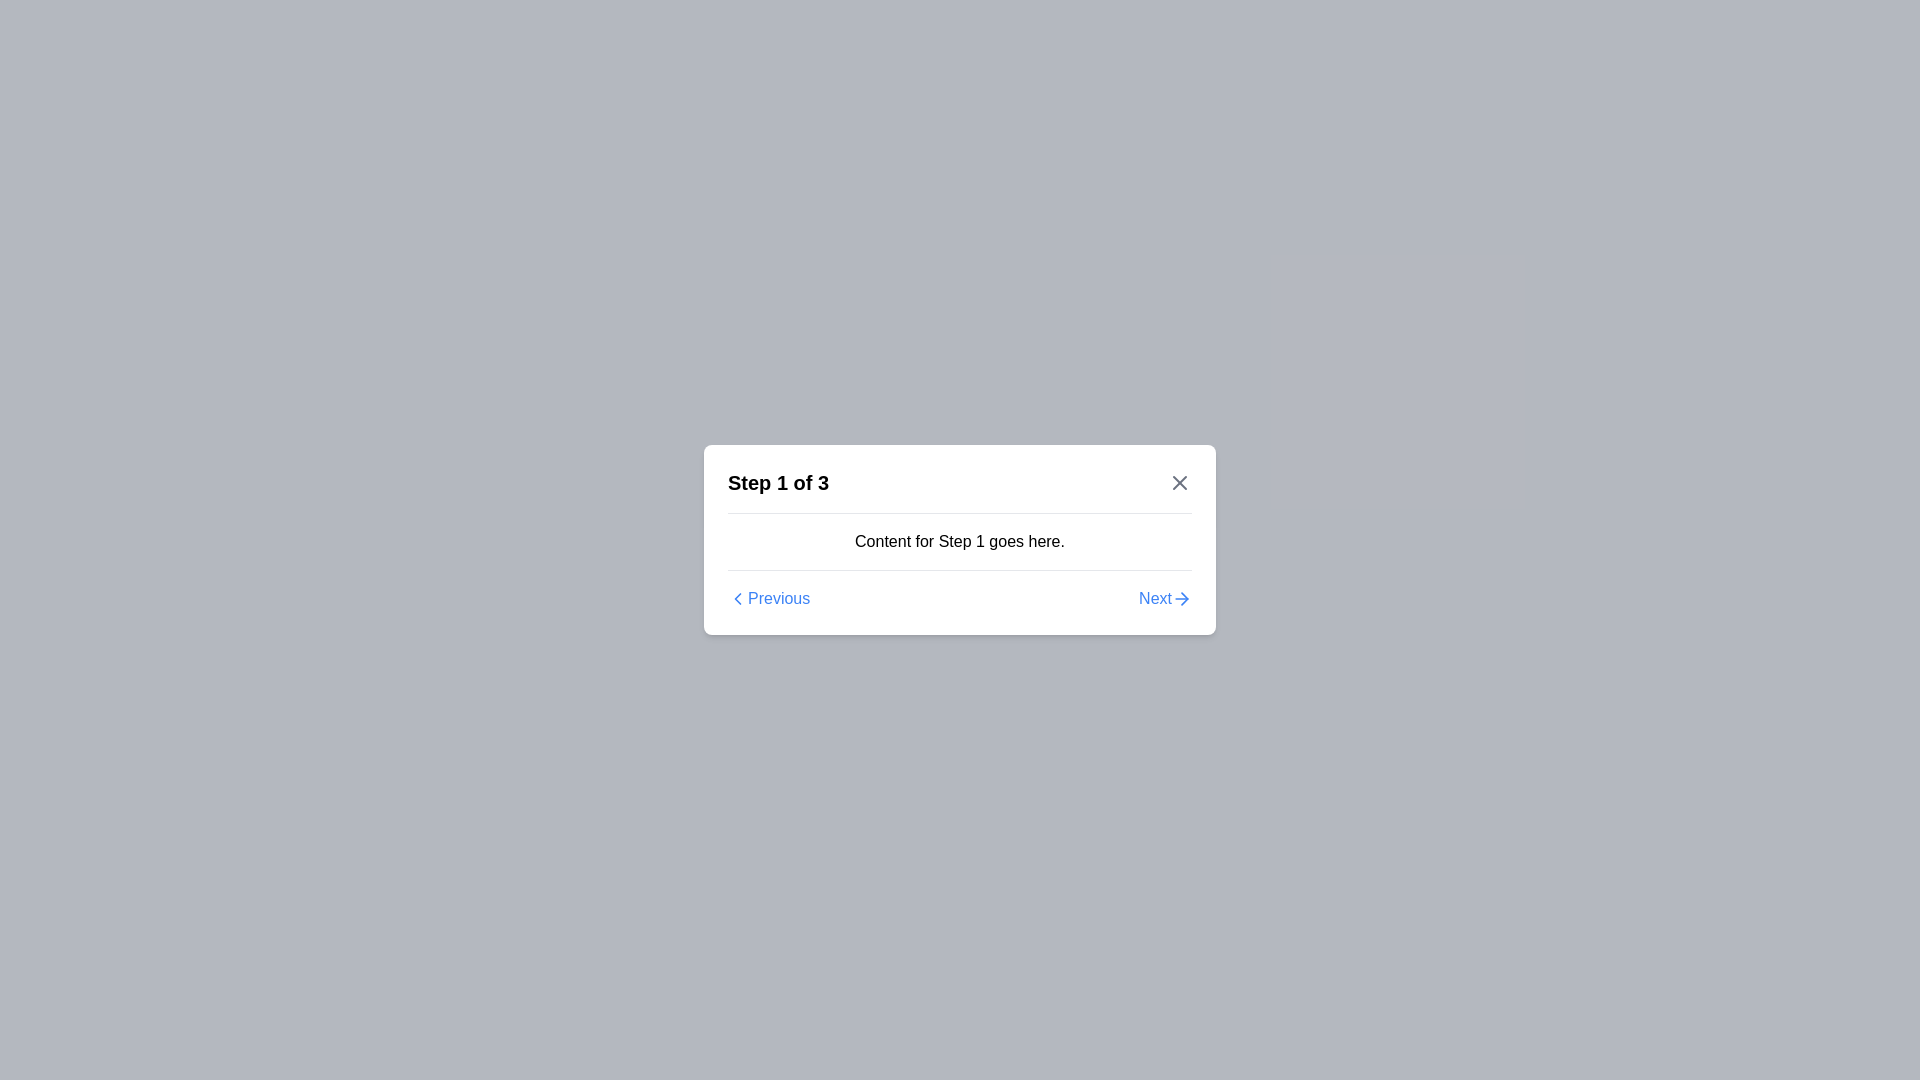  Describe the element at coordinates (1184, 597) in the screenshot. I see `the visual state of the 'Next' button icon located to the right of the 'Next' text link in the bottom-right corner of the dialog interface` at that location.